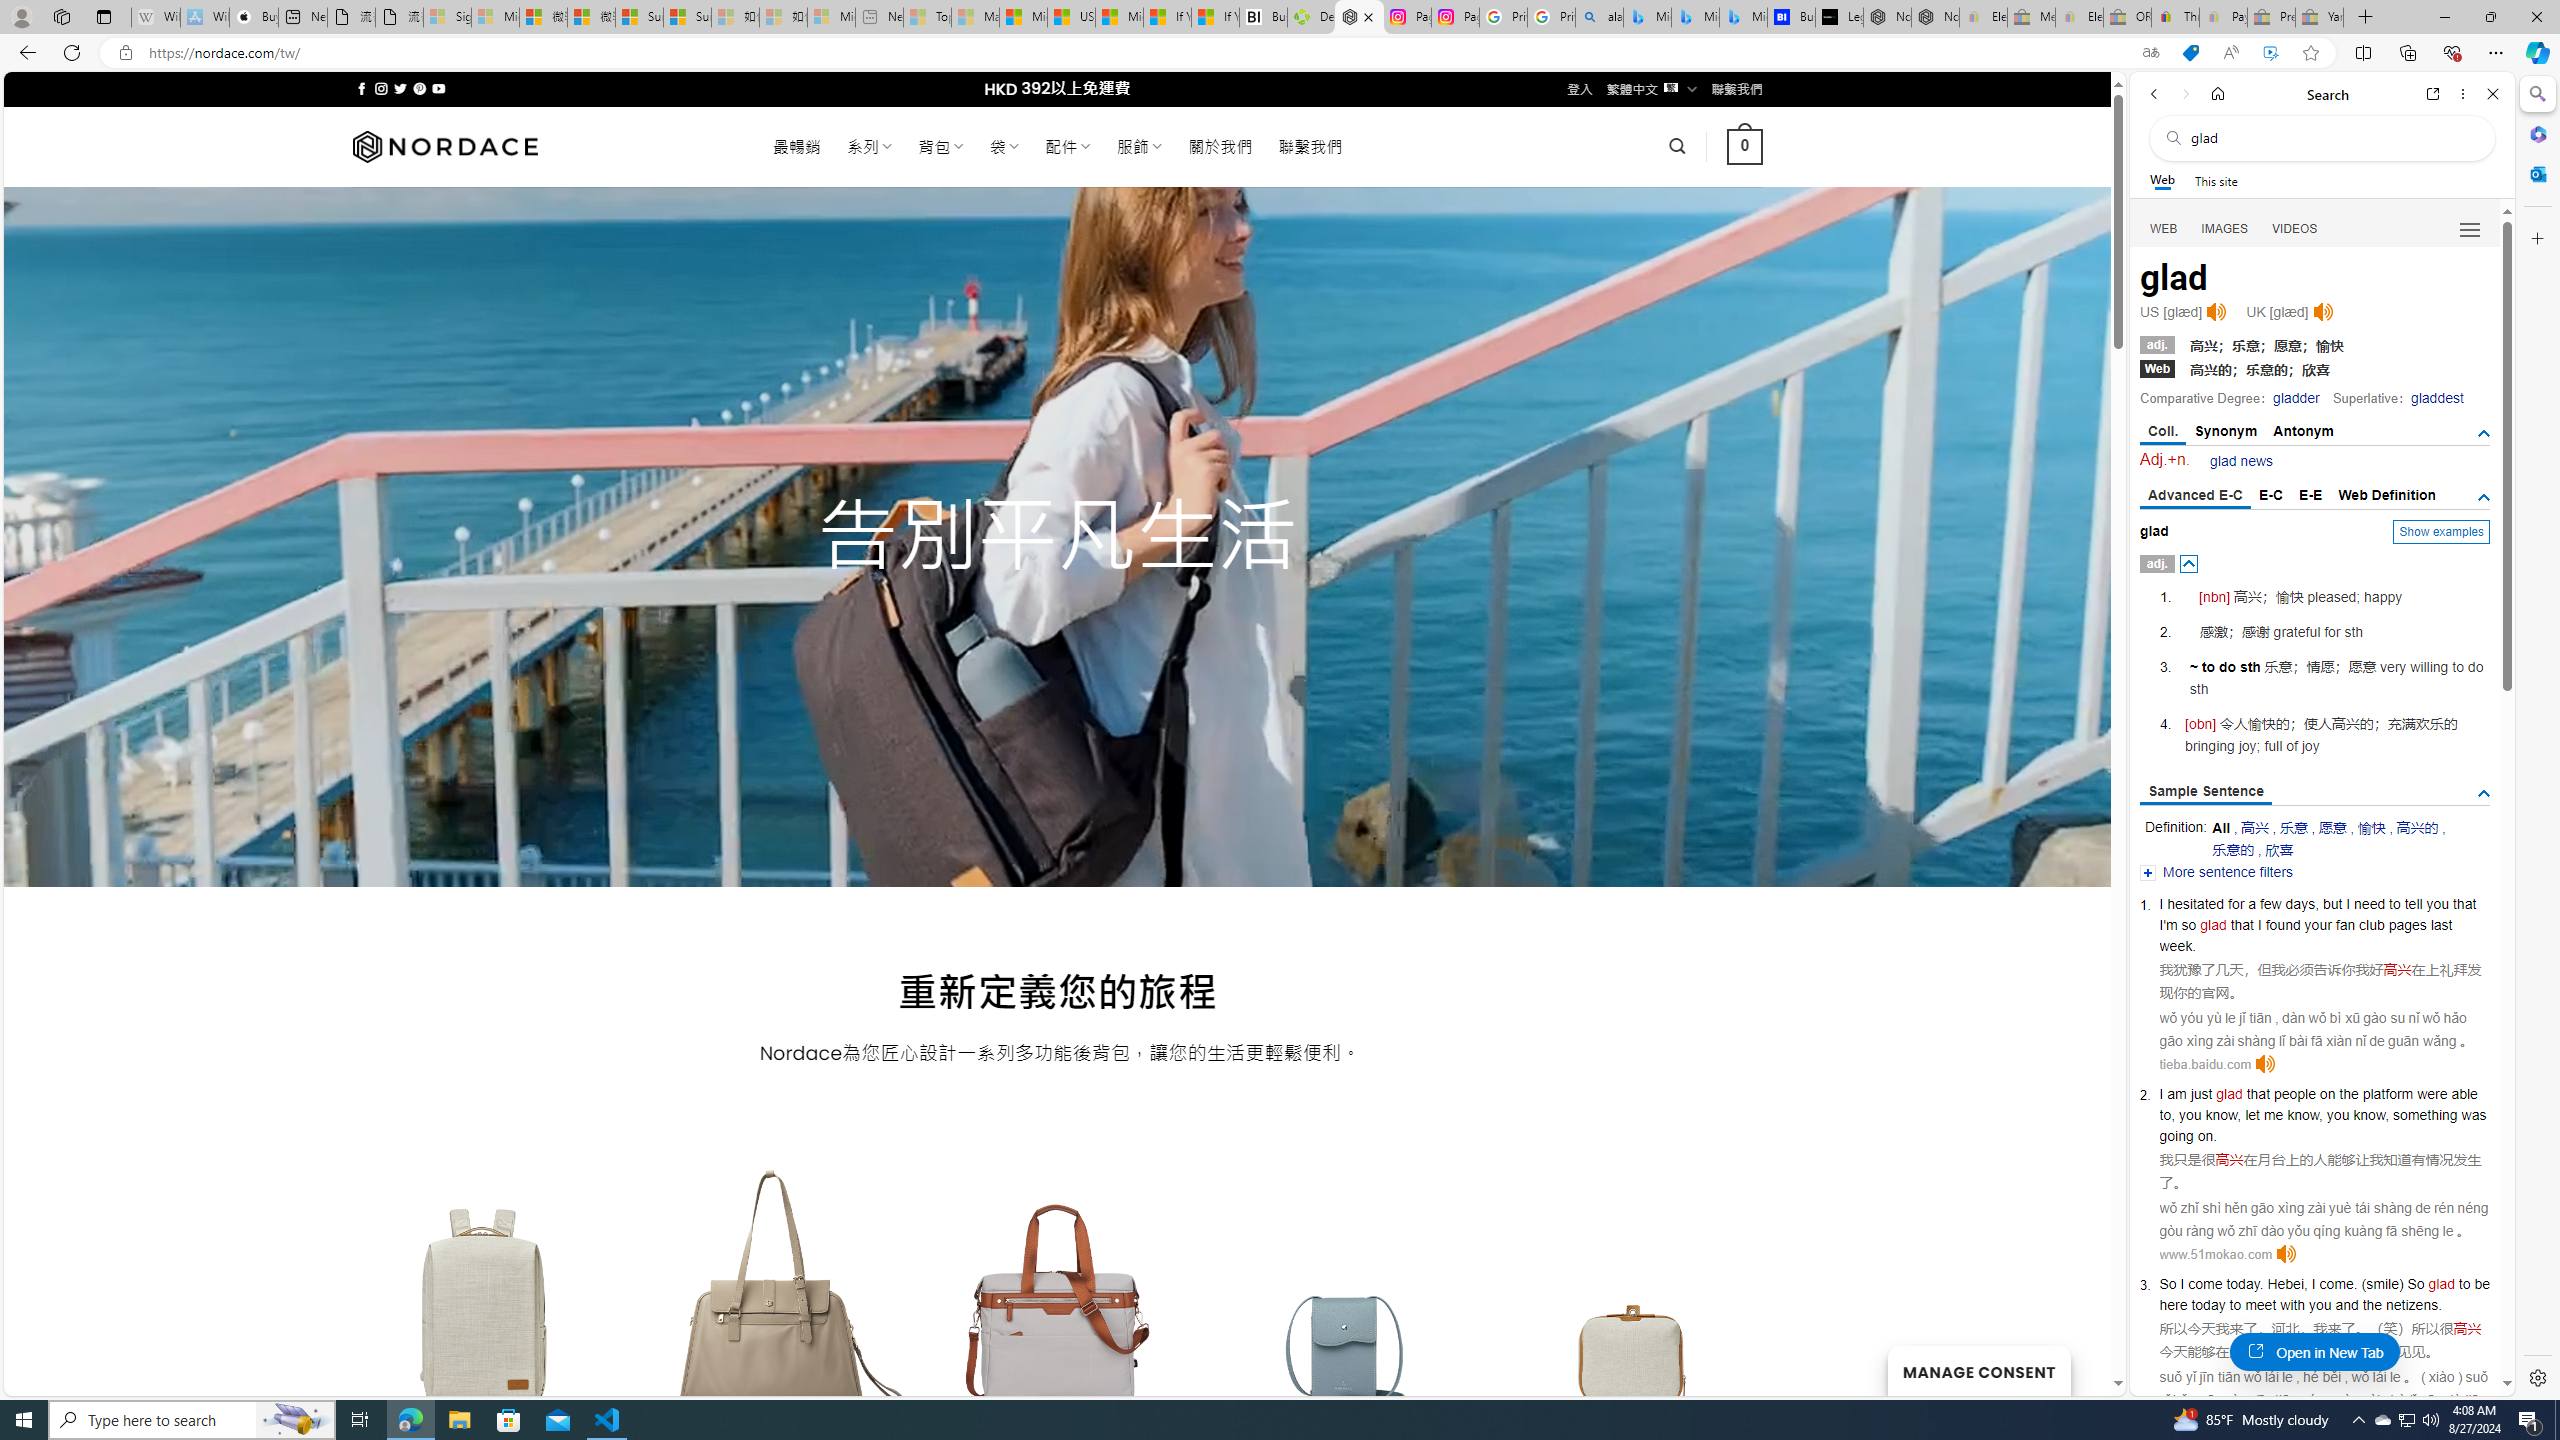 This screenshot has width=2560, height=1440. Describe the element at coordinates (1646, 16) in the screenshot. I see `'Microsoft Bing Travel - Flights from Hong Kong to Bangkok'` at that location.